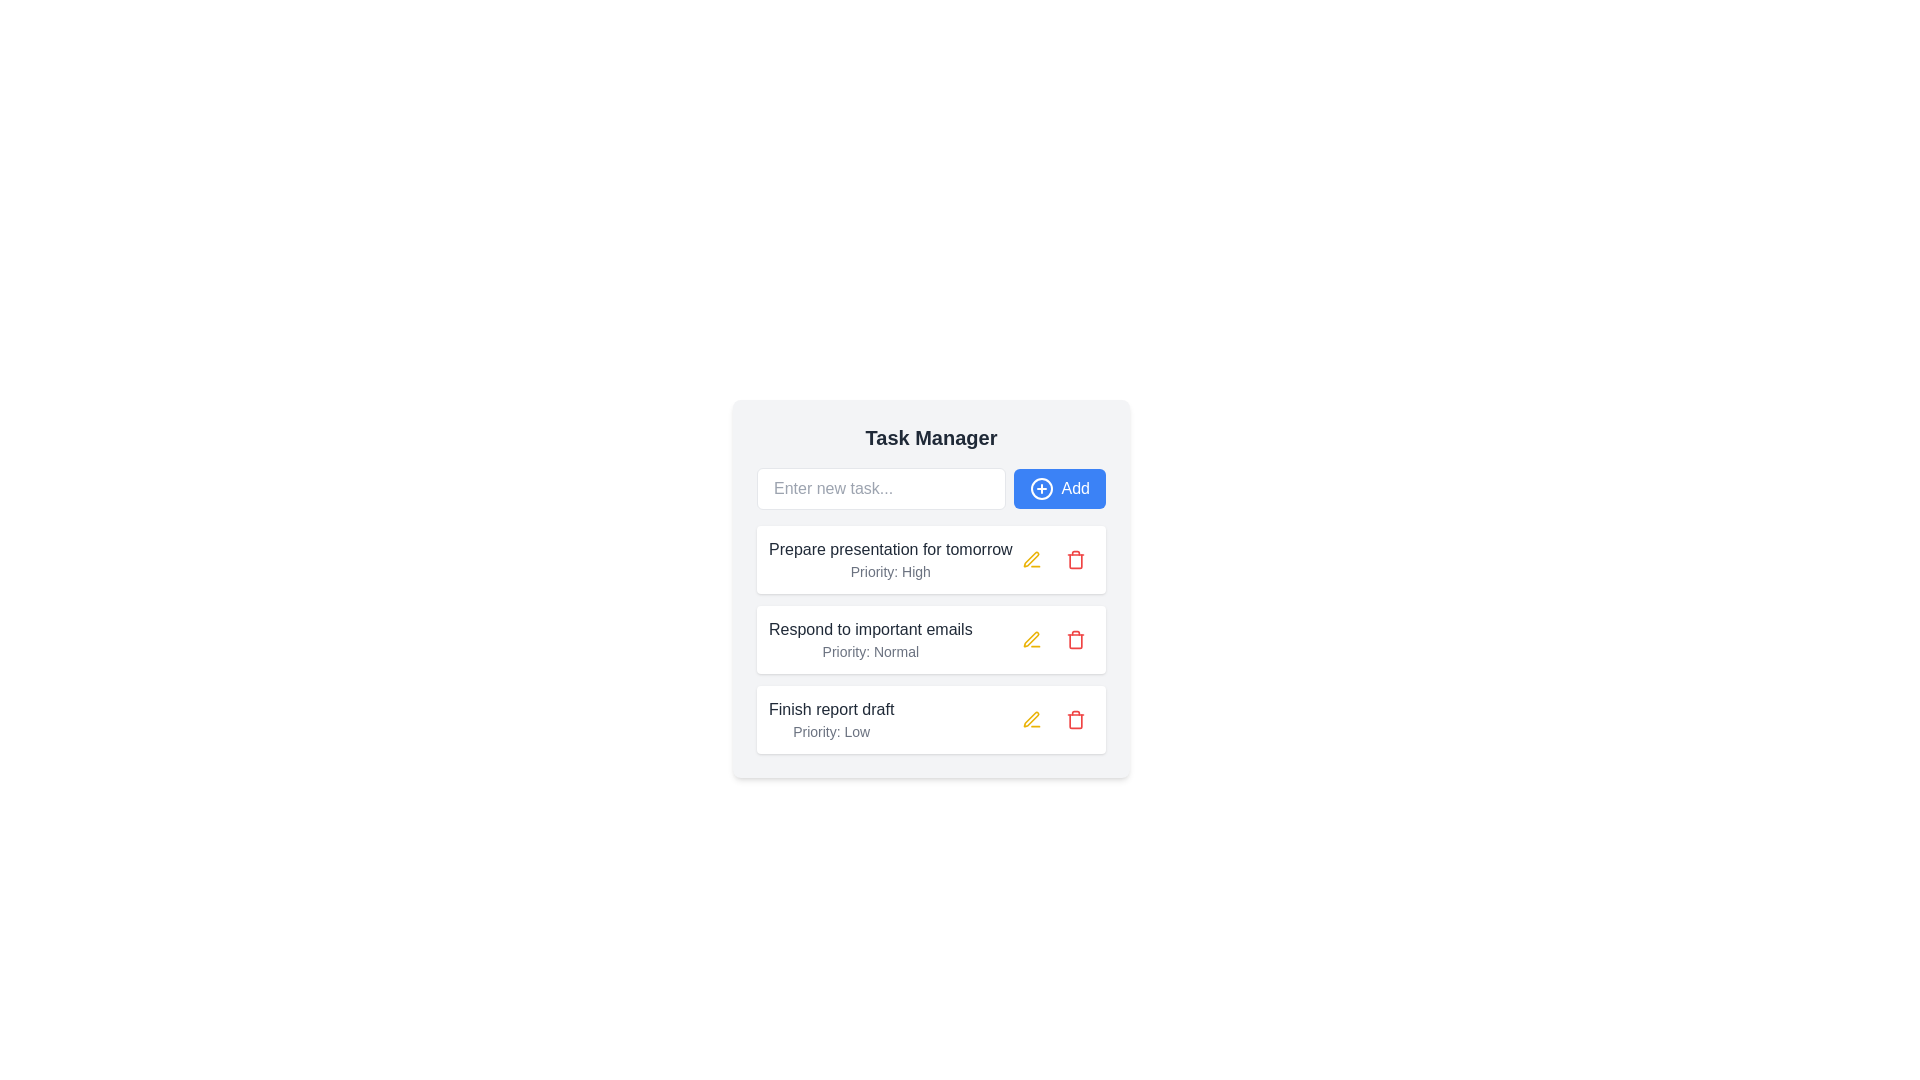  Describe the element at coordinates (1074, 720) in the screenshot. I see `the delete button located in the lower-right corner of the 'Finish report draft' list item in the 'Task Manager' interface` at that location.